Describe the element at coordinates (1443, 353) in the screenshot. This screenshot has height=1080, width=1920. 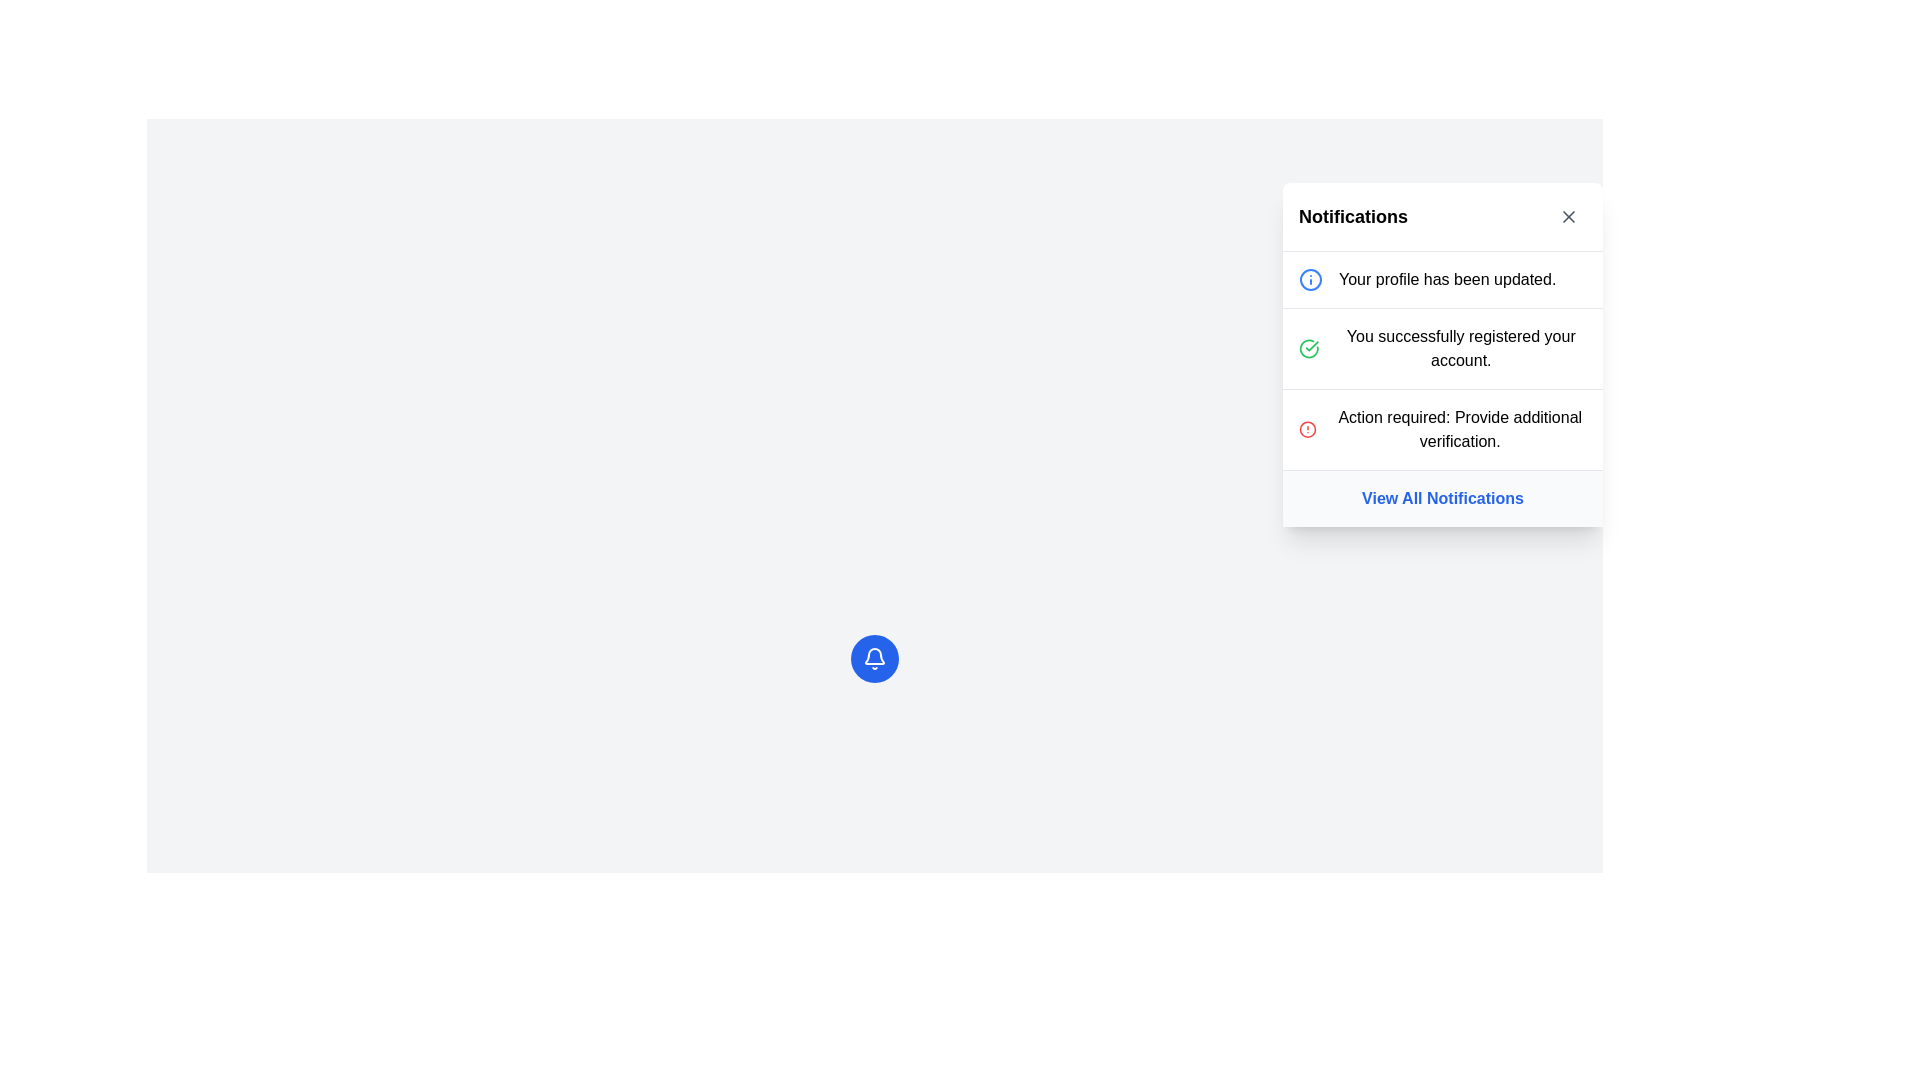
I see `an individual notification within the Notifications panel located in the top-right corner of the application interface` at that location.